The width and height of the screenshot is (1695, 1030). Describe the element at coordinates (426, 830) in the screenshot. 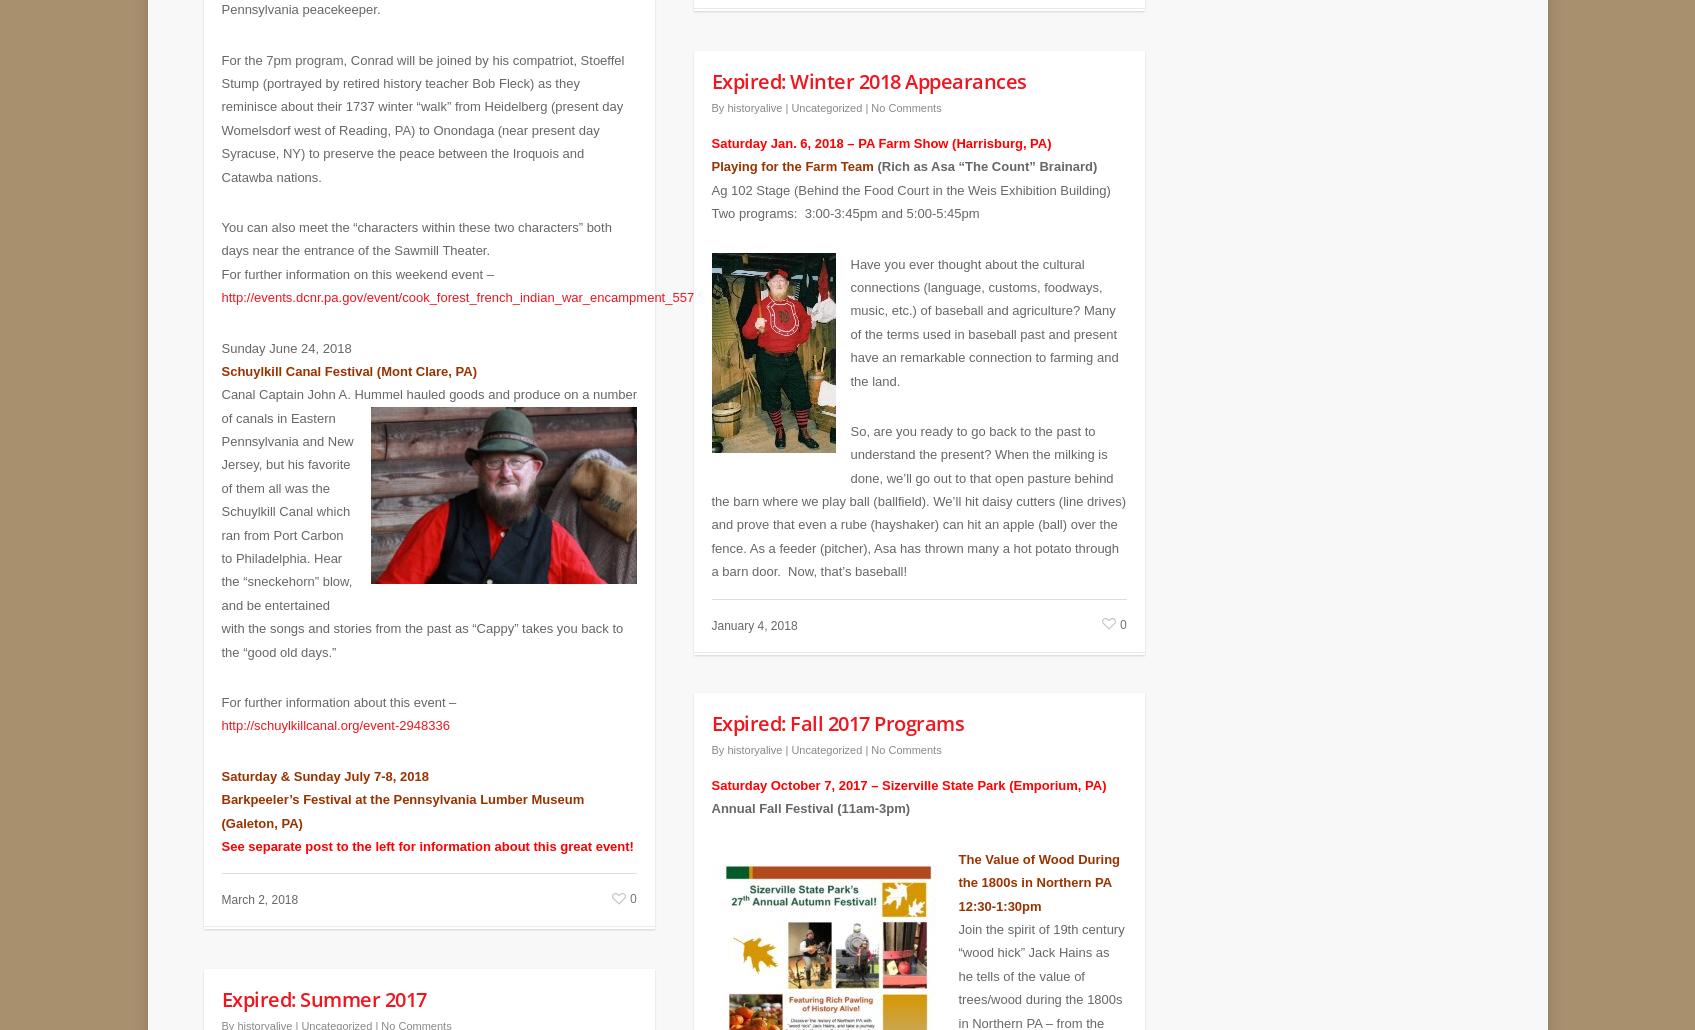

I see `'See separate post to the left for information about this great event!'` at that location.